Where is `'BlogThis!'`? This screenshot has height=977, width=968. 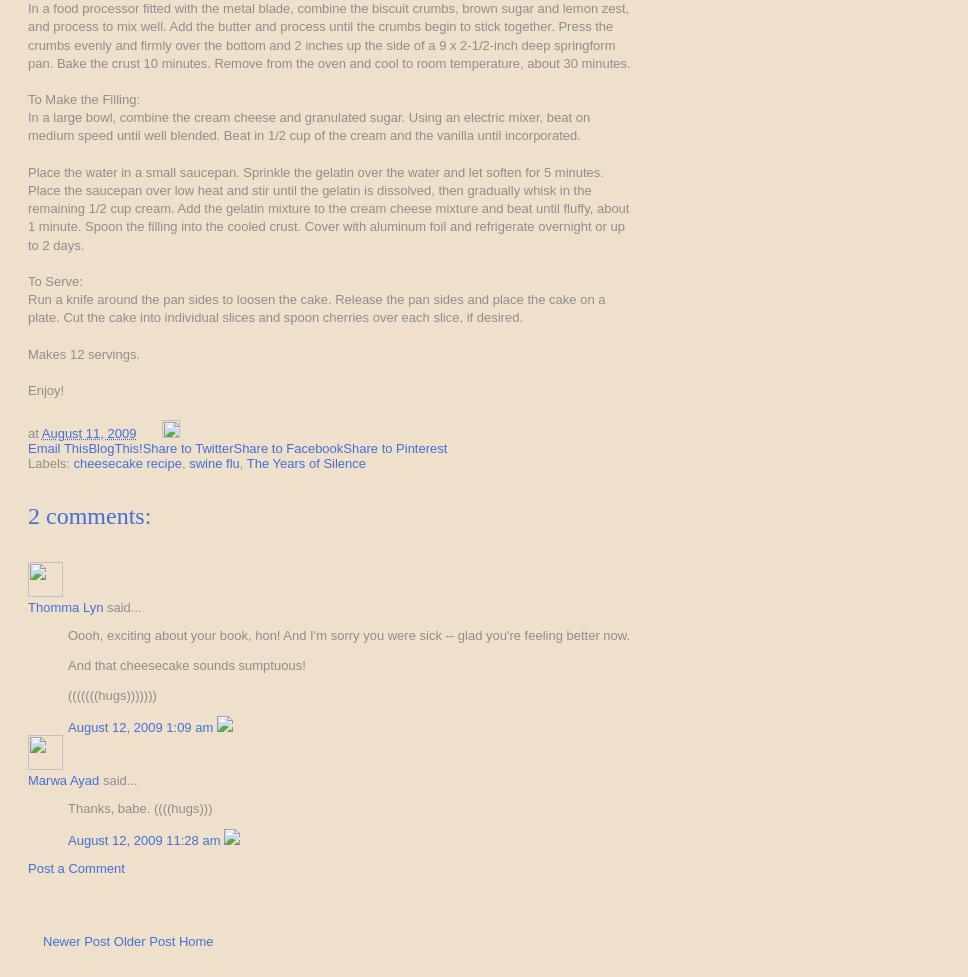
'BlogThis!' is located at coordinates (114, 447).